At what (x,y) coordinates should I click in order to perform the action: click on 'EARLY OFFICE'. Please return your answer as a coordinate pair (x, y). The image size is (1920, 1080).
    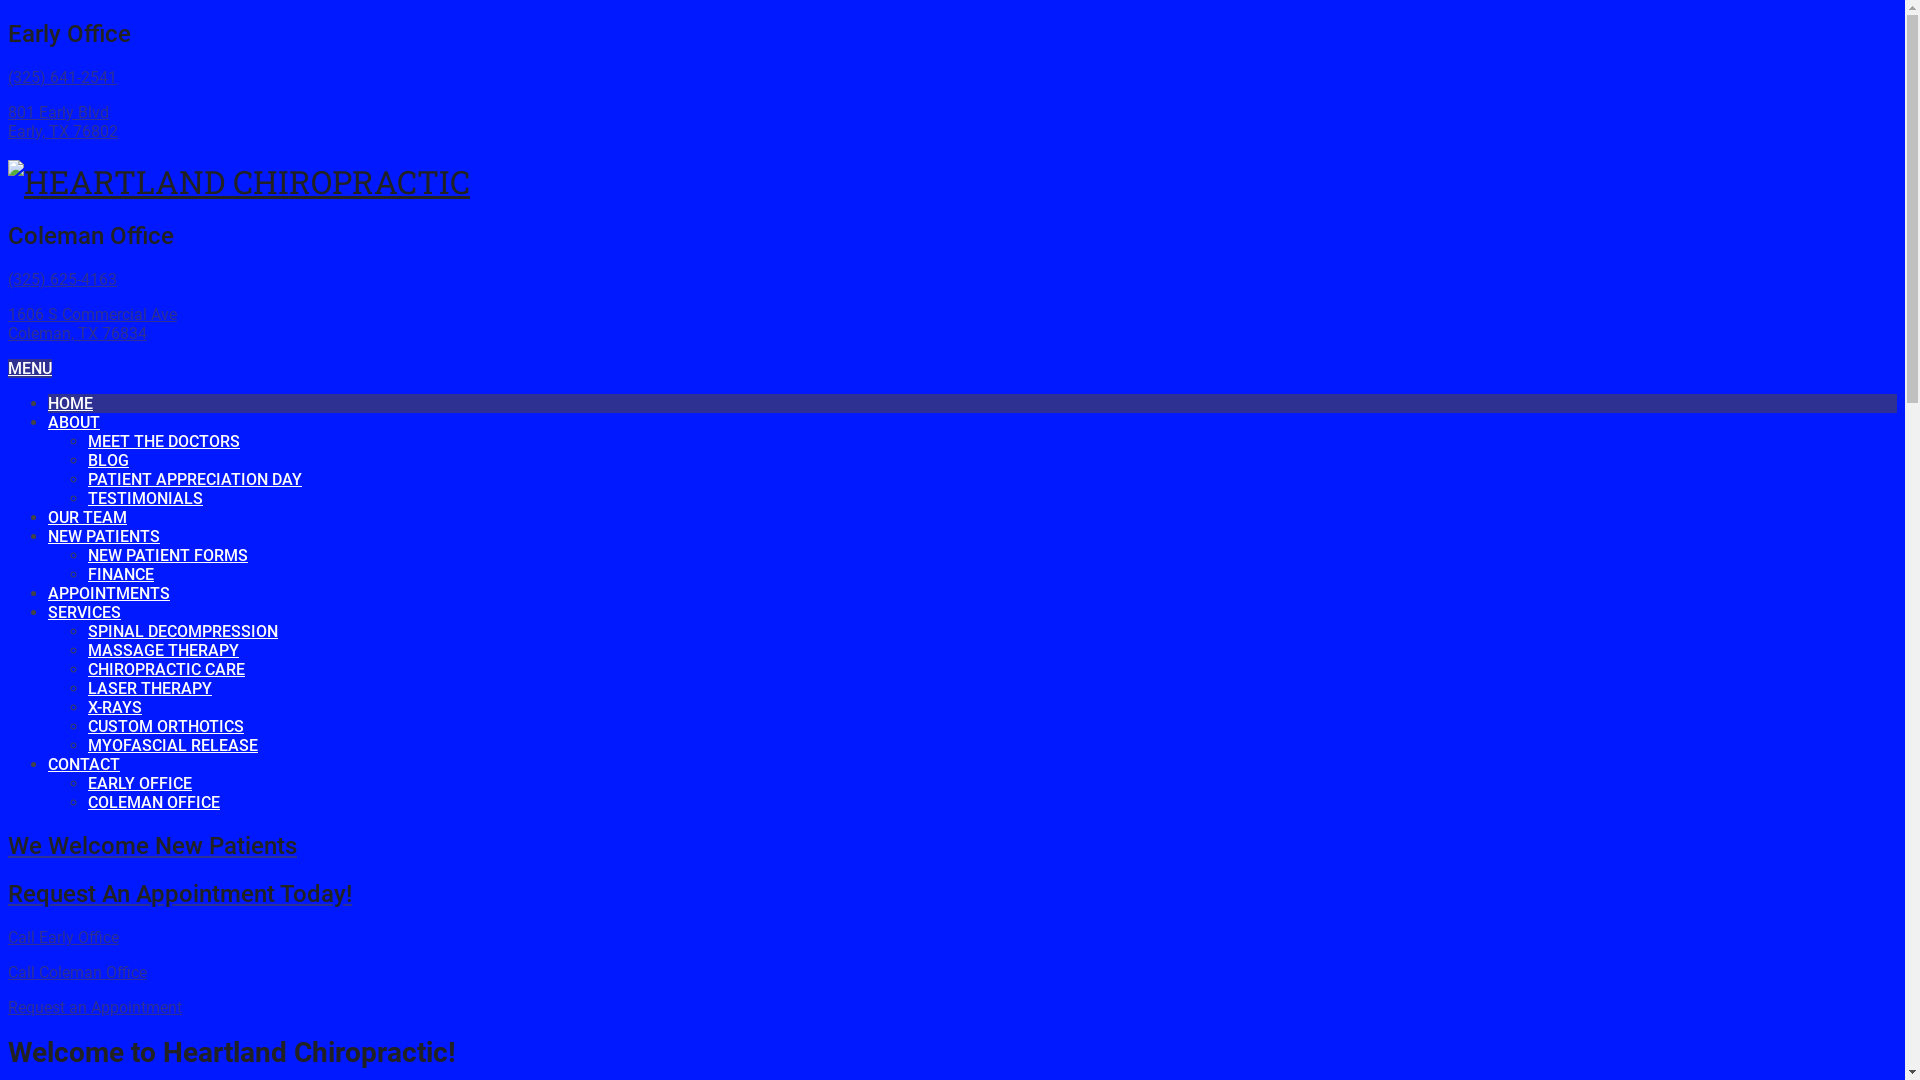
    Looking at the image, I should click on (138, 782).